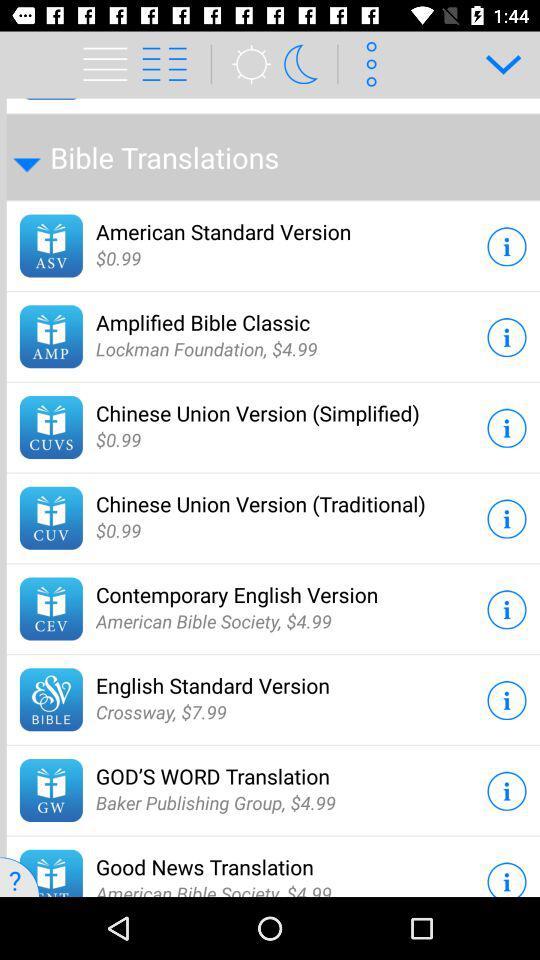 This screenshot has height=960, width=540. What do you see at coordinates (367, 64) in the screenshot?
I see `the more icon` at bounding box center [367, 64].